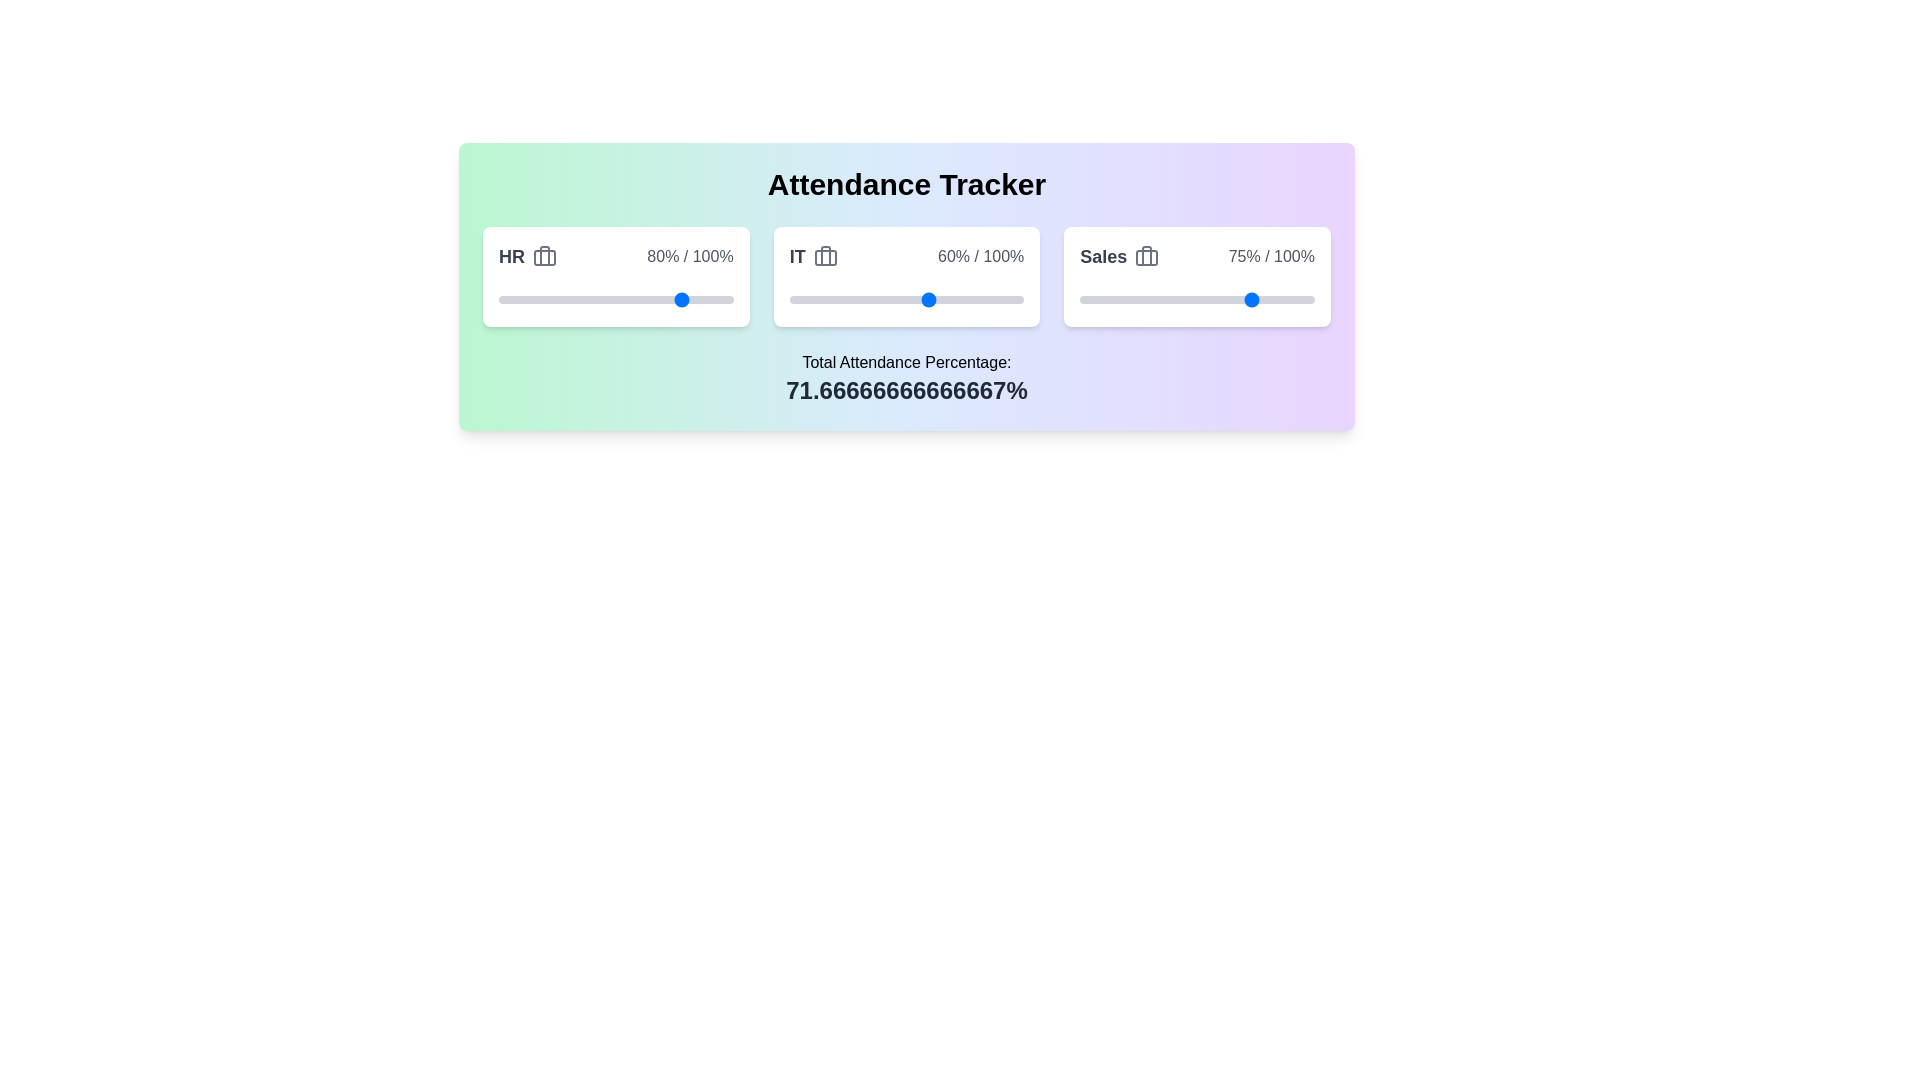 This screenshot has width=1920, height=1080. I want to click on the slider value, so click(965, 300).